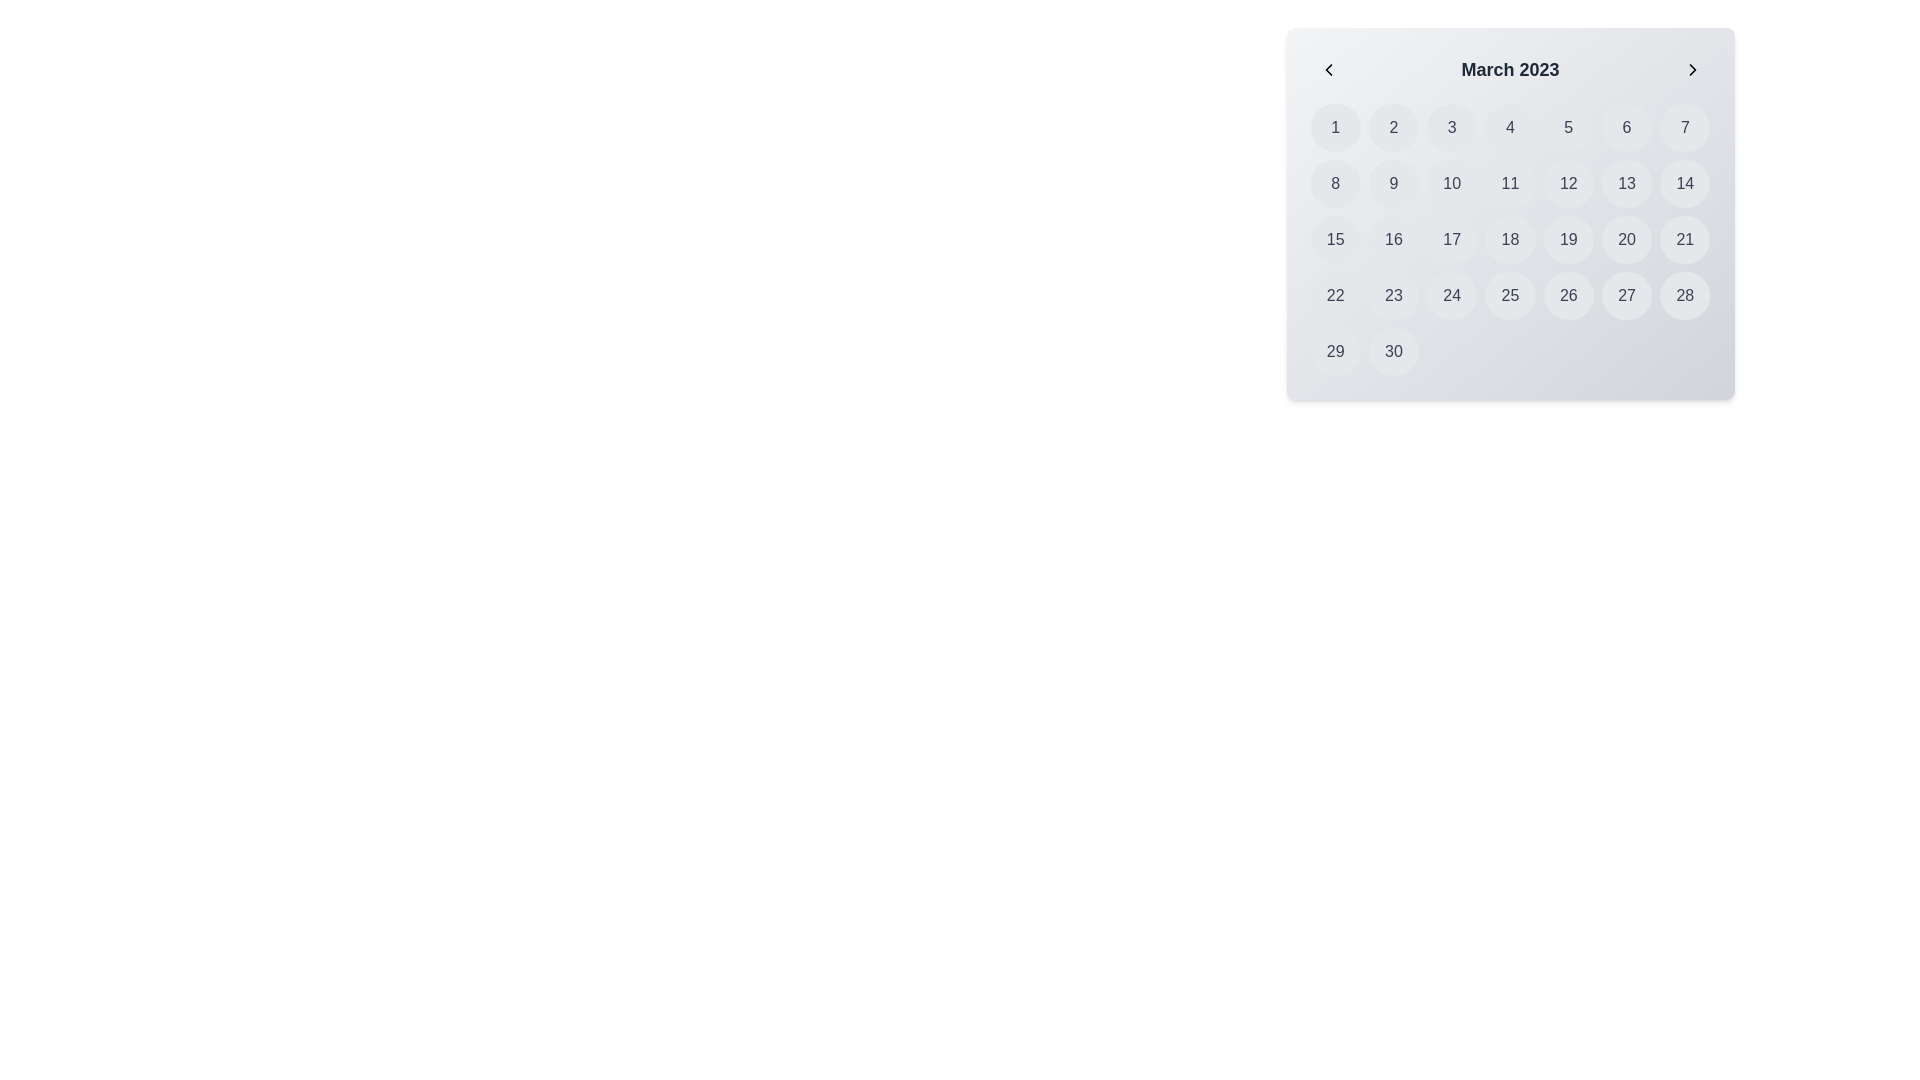  What do you see at coordinates (1627, 127) in the screenshot?
I see `the rounded button labeled '6' with a light gray background` at bounding box center [1627, 127].